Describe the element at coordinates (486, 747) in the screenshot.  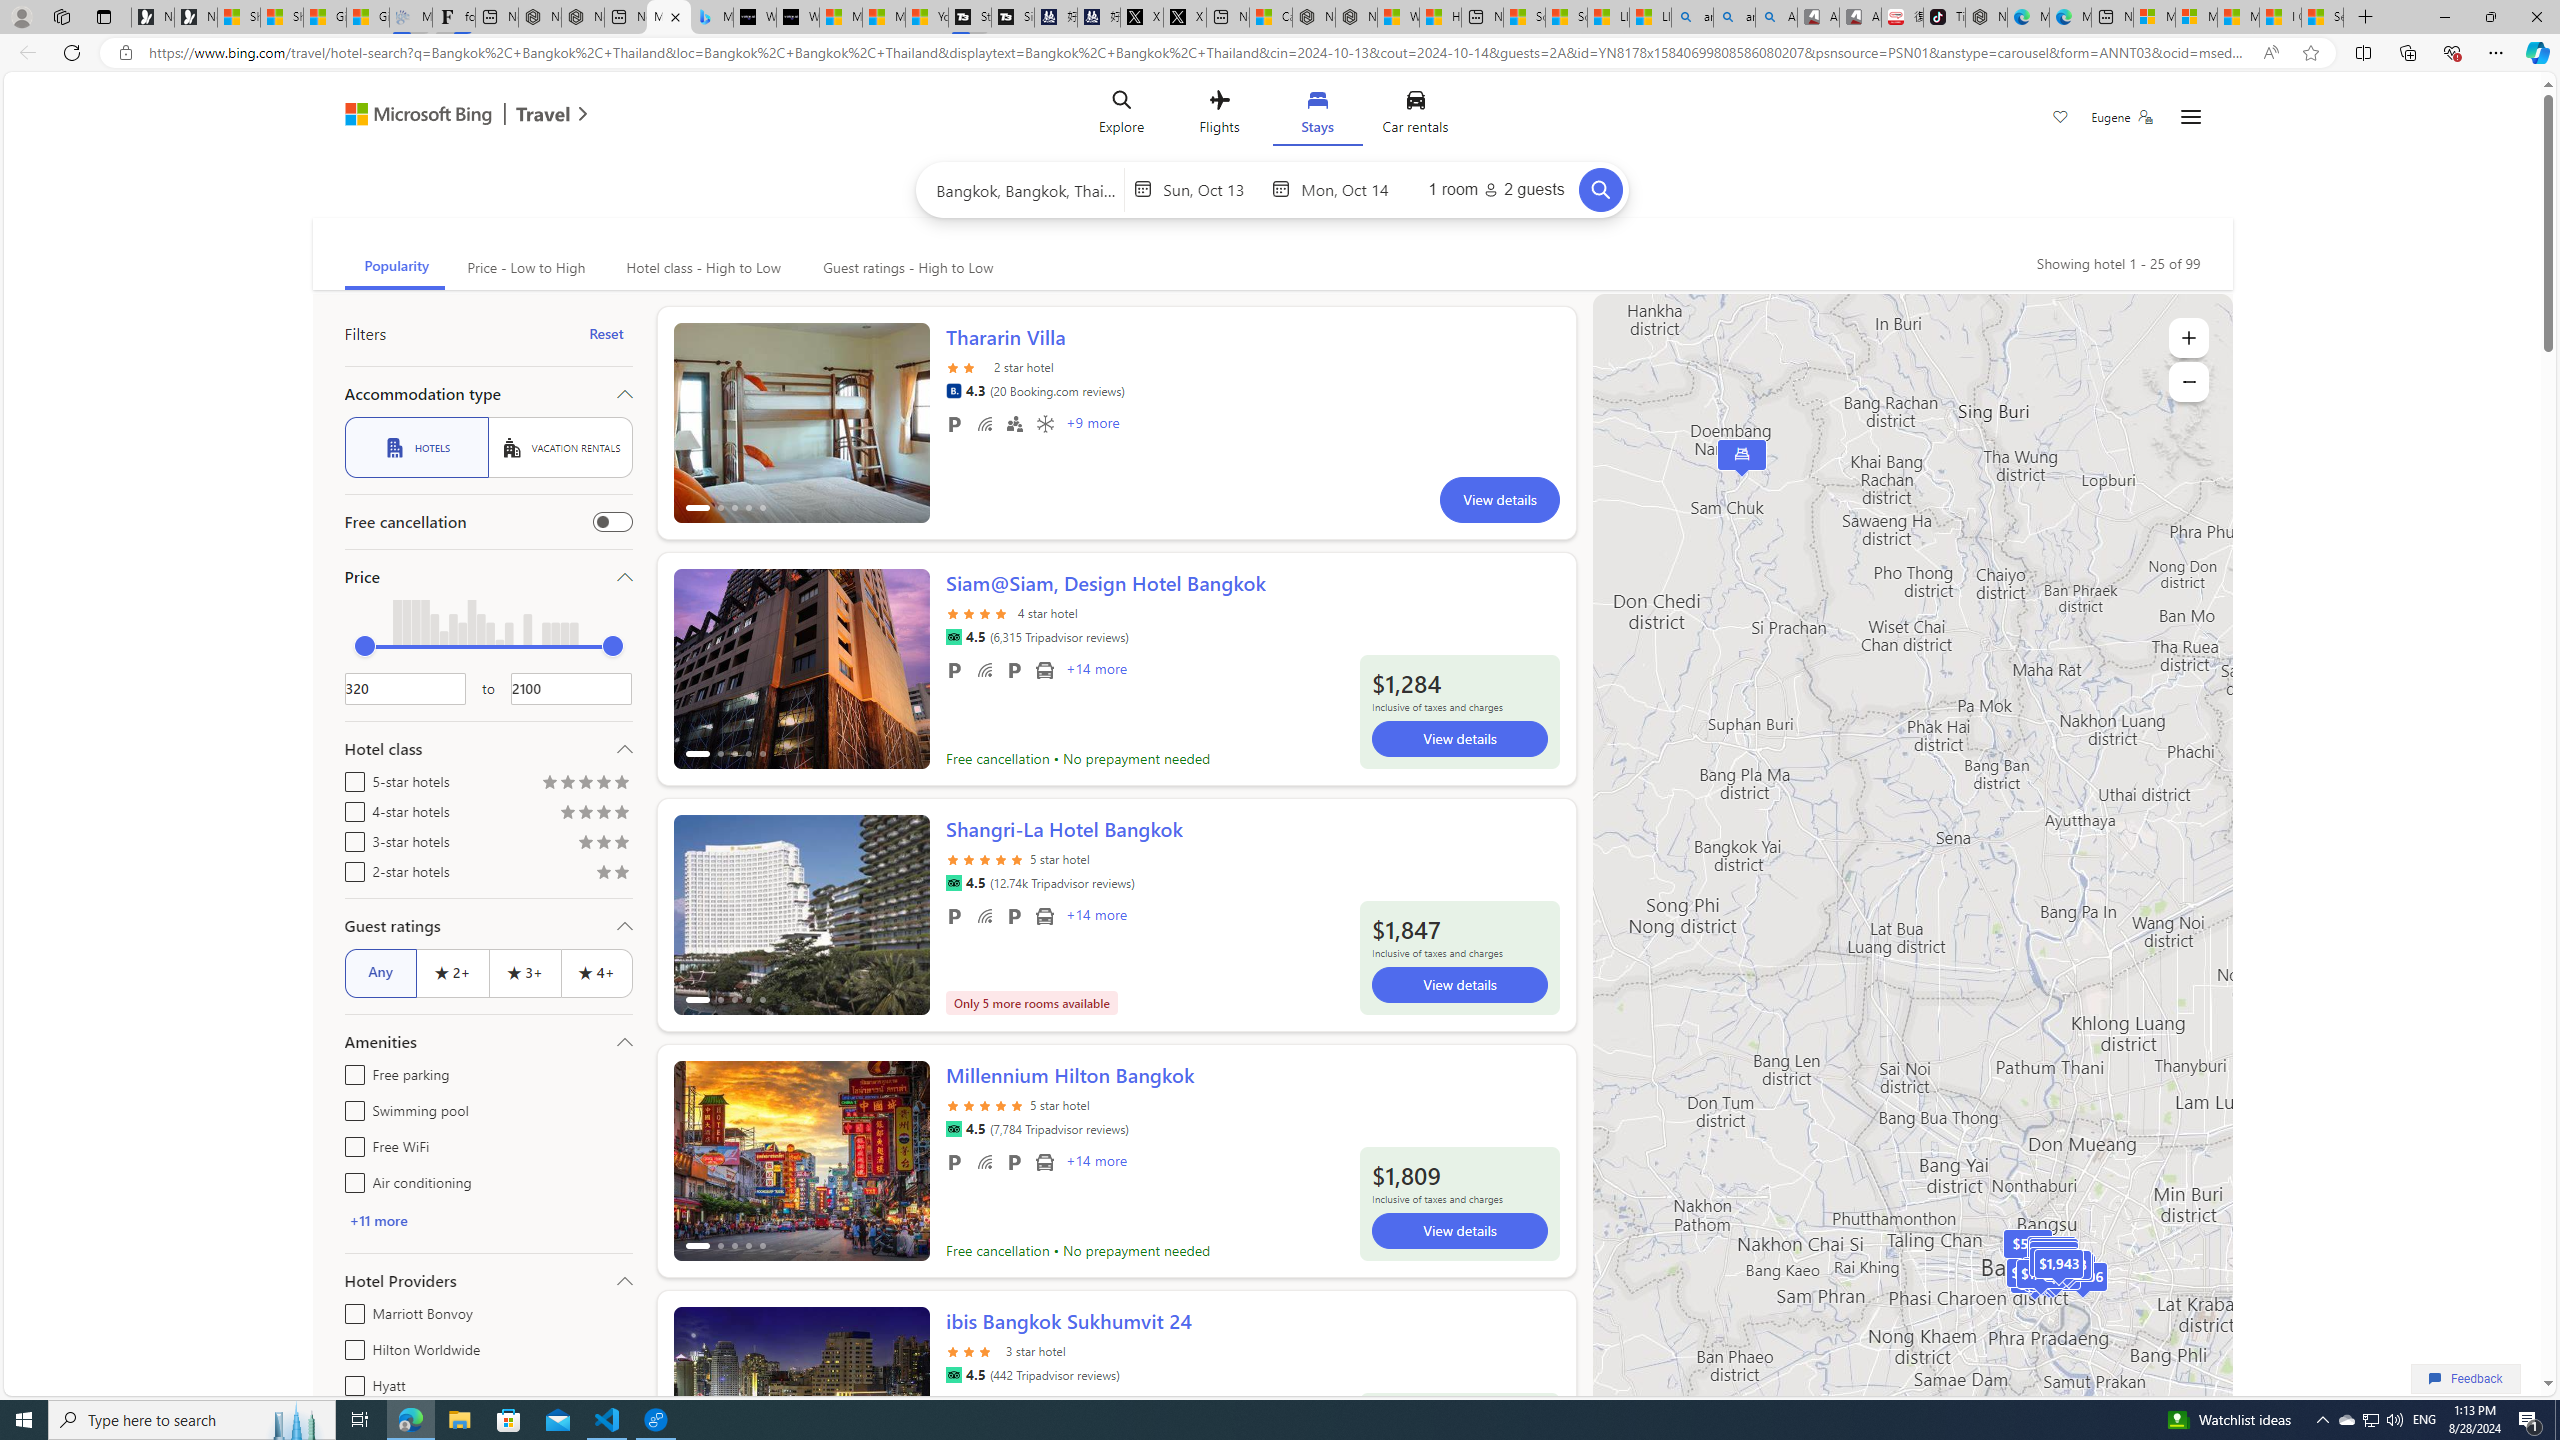
I see `'Hotel class'` at that location.